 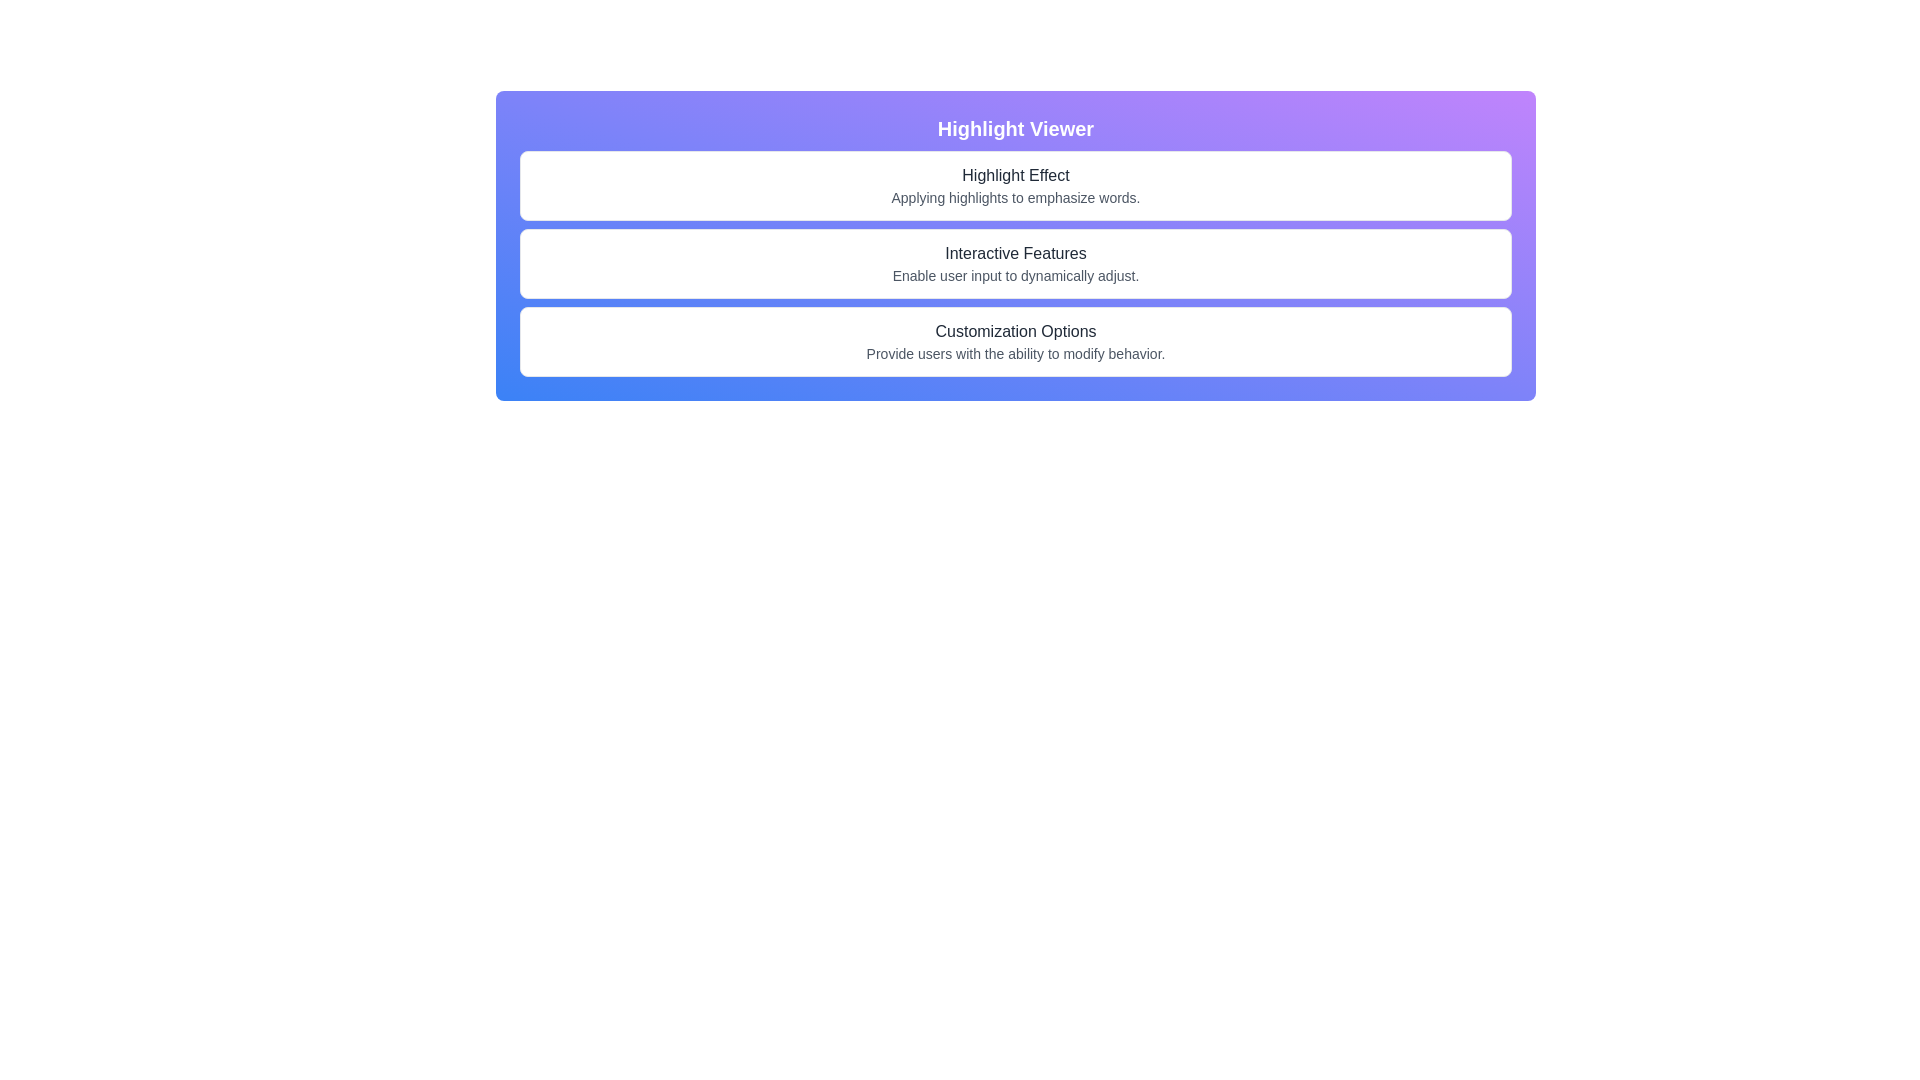 I want to click on the text 'Interactive' within the header labeled 'Interactive Features', specifically targeting the ninth character of the word, so click(x=1000, y=252).